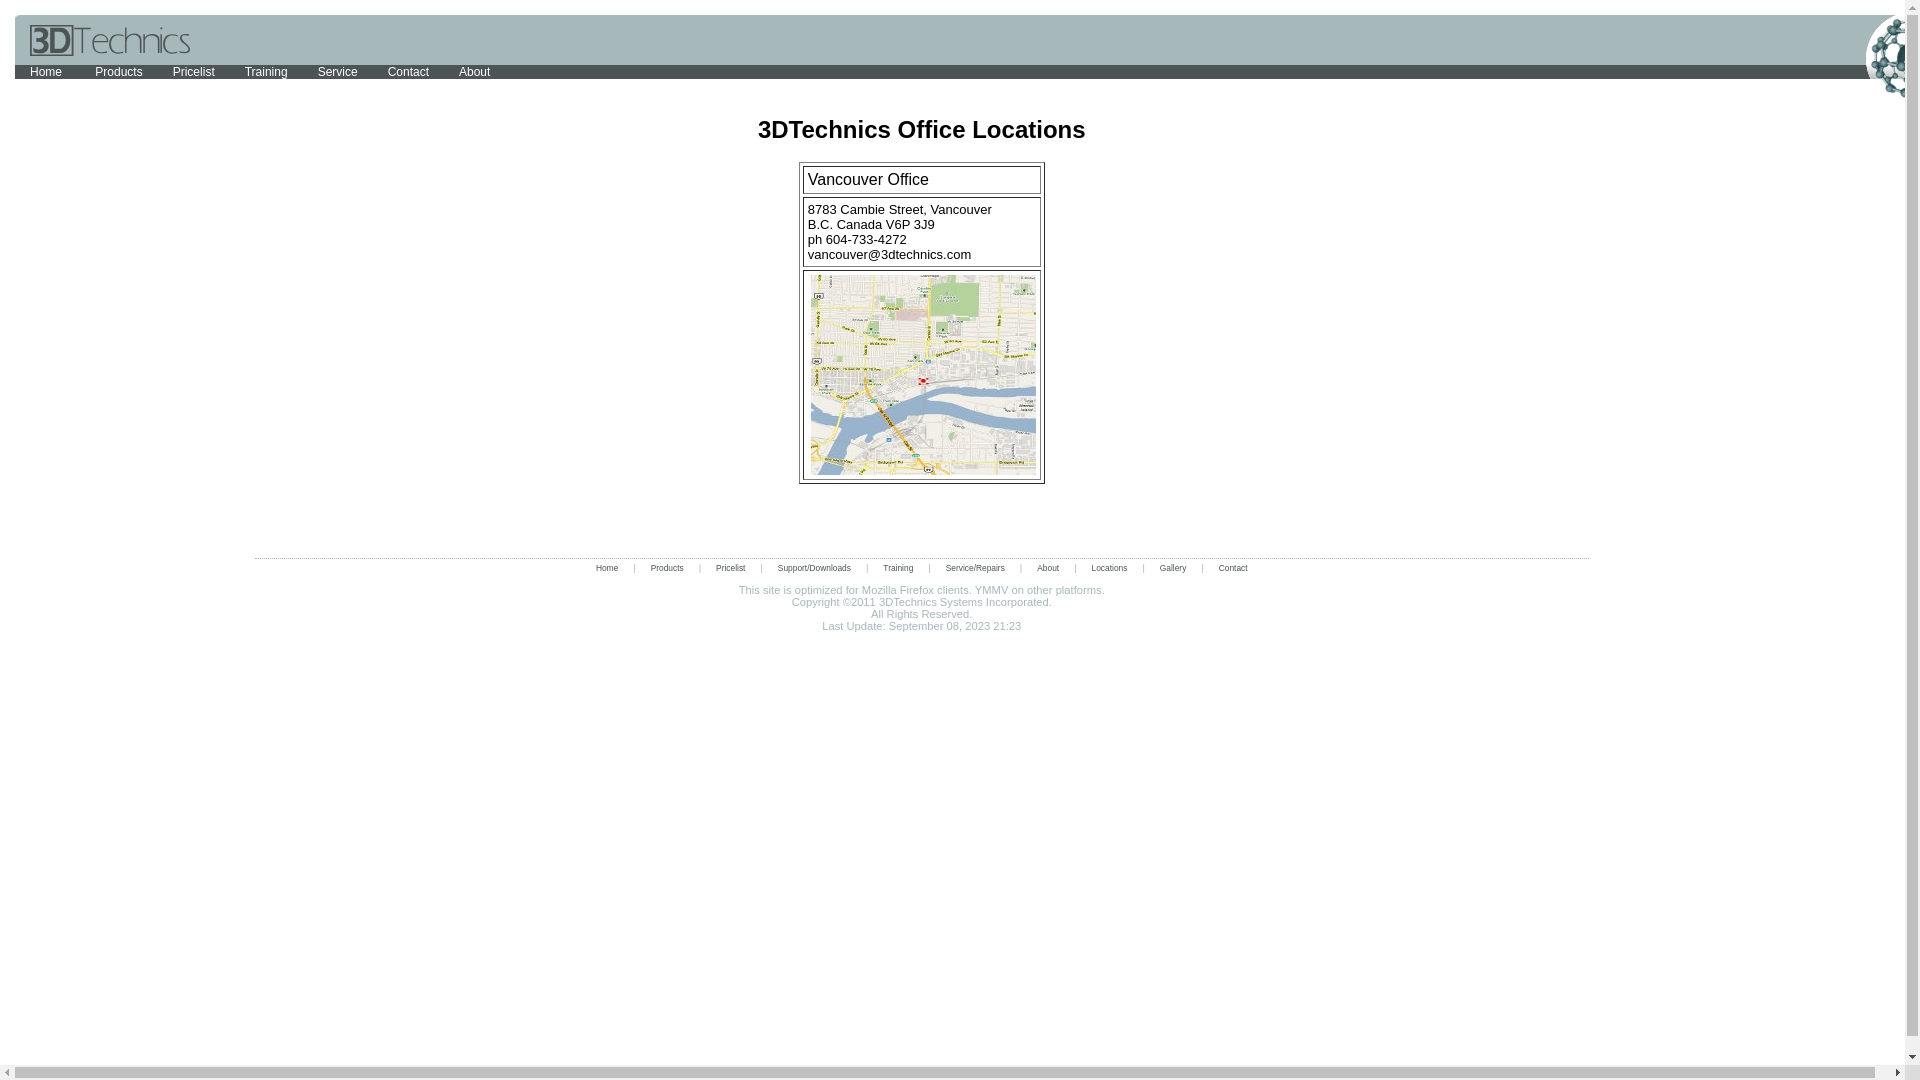  I want to click on 'Service/Repairs', so click(975, 567).